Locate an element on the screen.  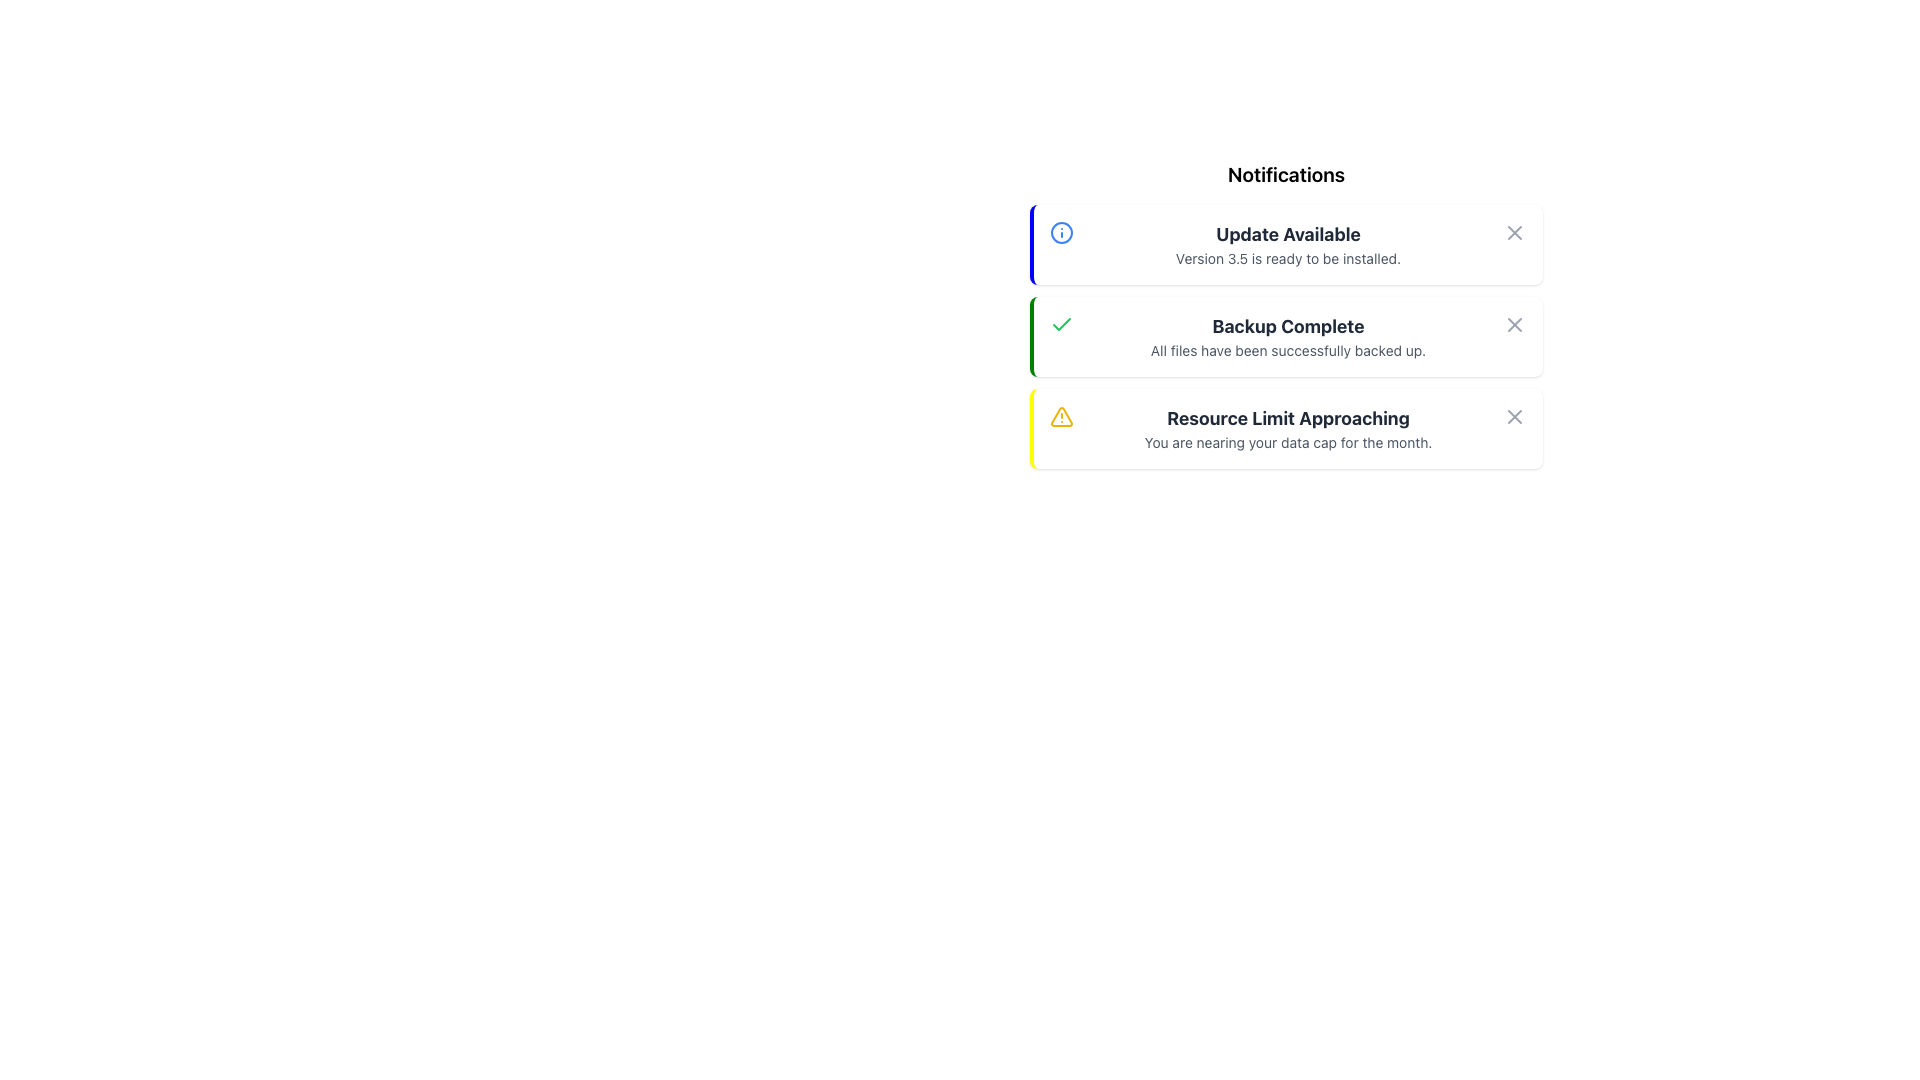
the 'X' icon button in the middle-right of the 'Backup Complete' notification panel is located at coordinates (1515, 323).